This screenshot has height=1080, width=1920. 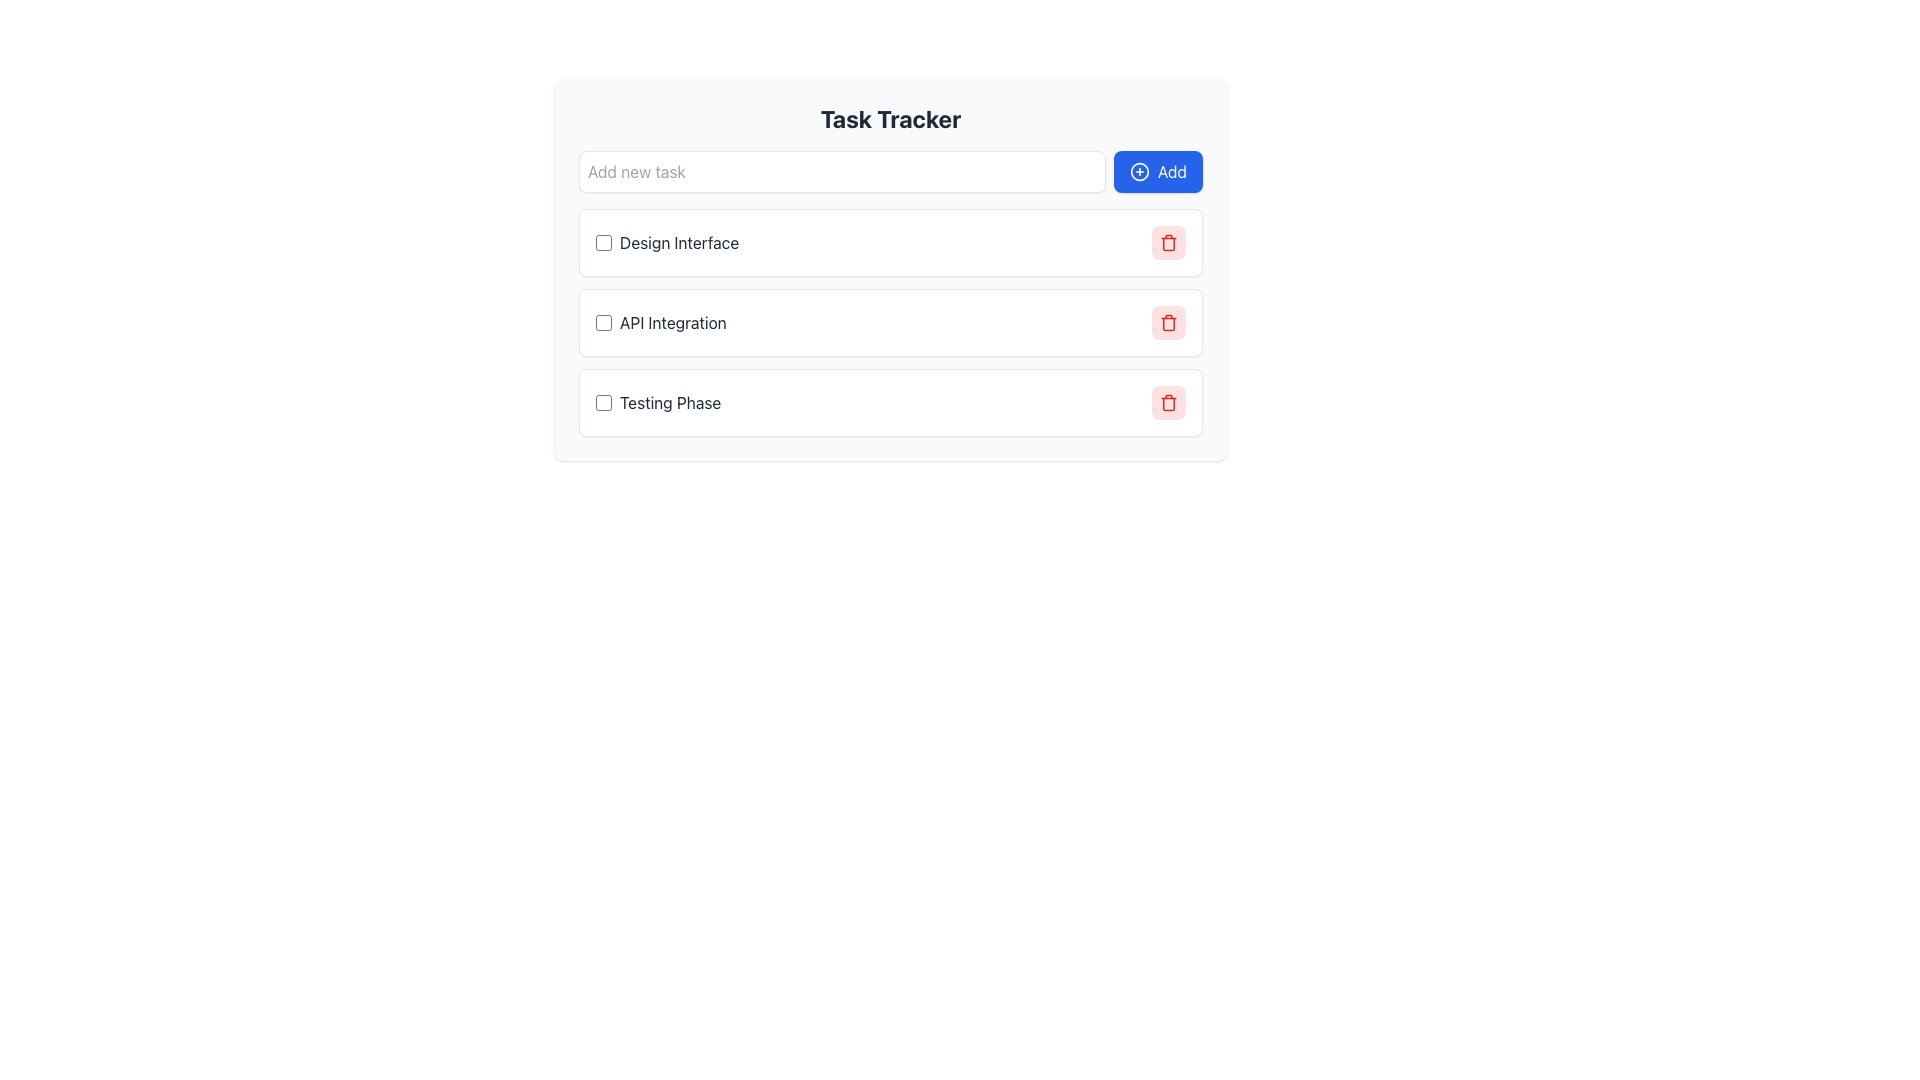 I want to click on the Combined input field with action button located beneath the 'Task Tracker' title, so click(x=890, y=171).